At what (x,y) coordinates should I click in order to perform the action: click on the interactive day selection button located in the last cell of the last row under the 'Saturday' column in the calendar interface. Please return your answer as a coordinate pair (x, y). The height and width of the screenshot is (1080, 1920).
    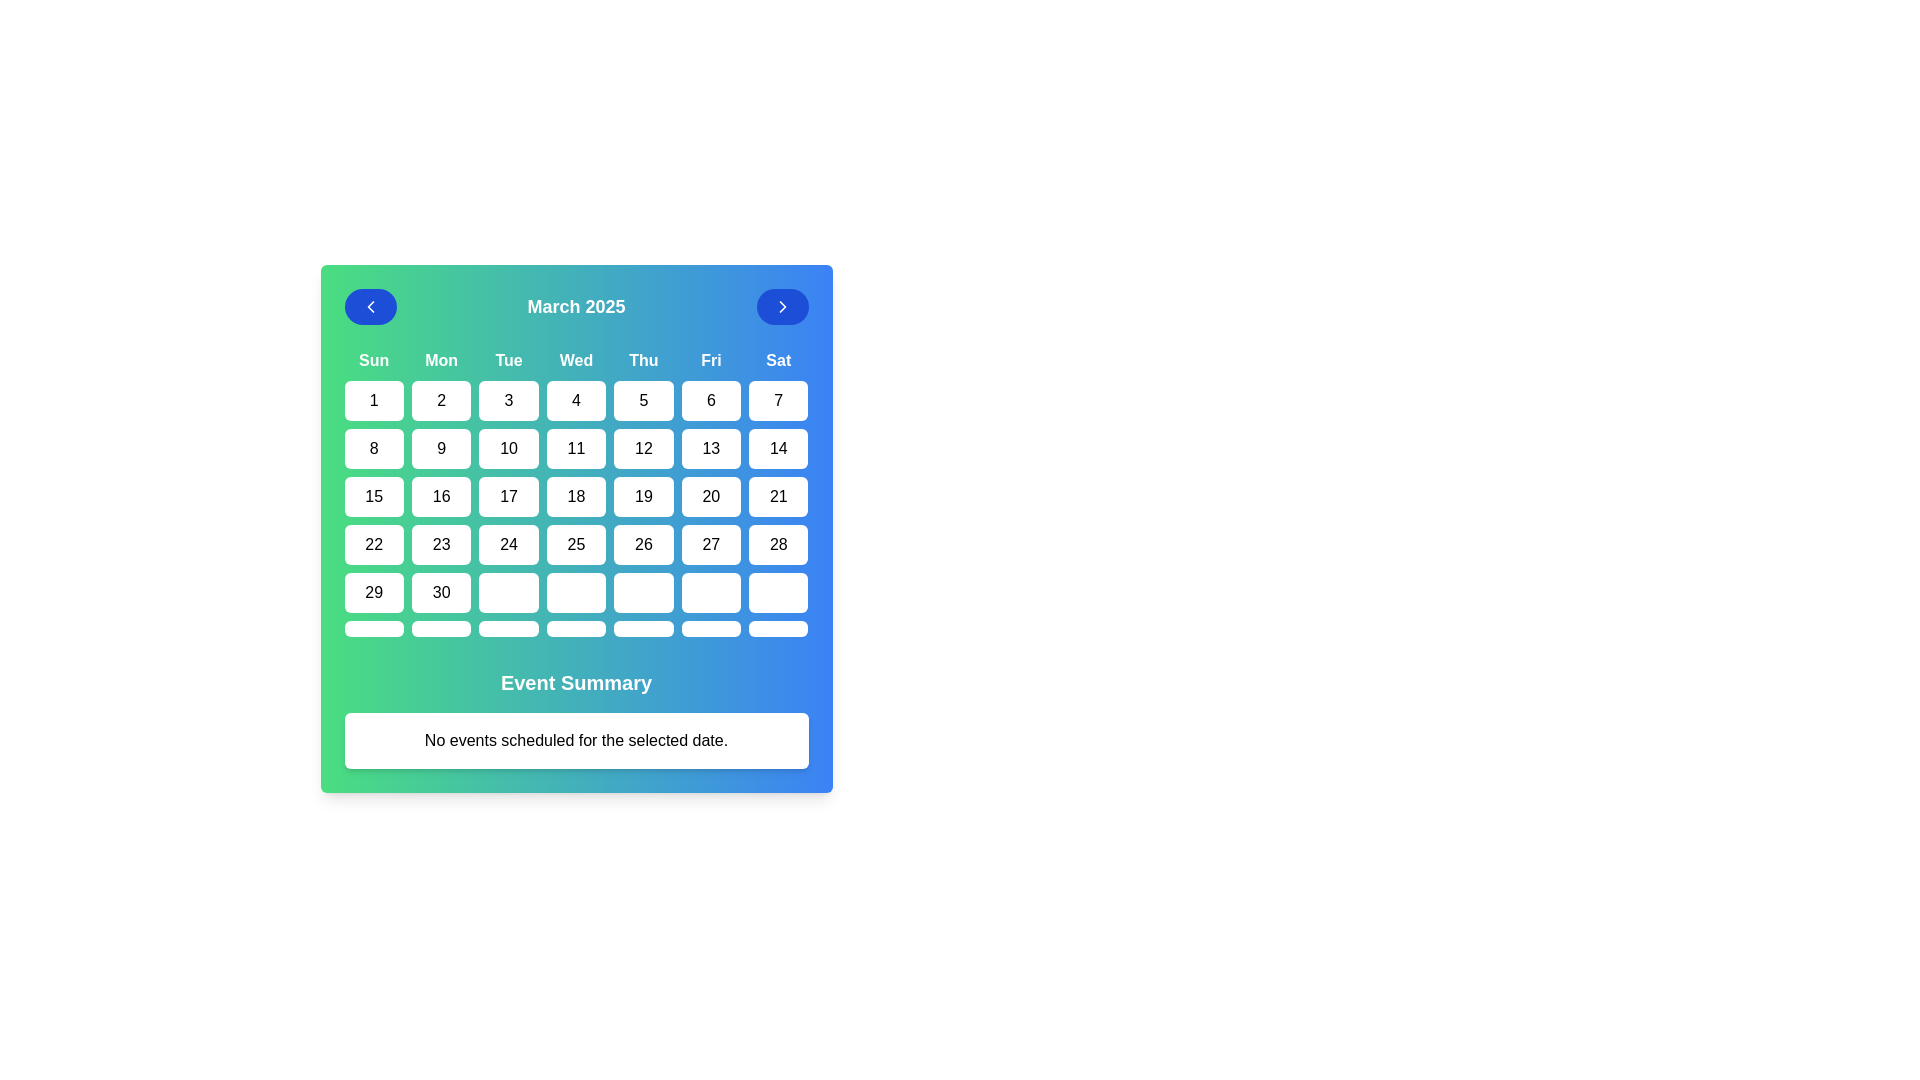
    Looking at the image, I should click on (777, 592).